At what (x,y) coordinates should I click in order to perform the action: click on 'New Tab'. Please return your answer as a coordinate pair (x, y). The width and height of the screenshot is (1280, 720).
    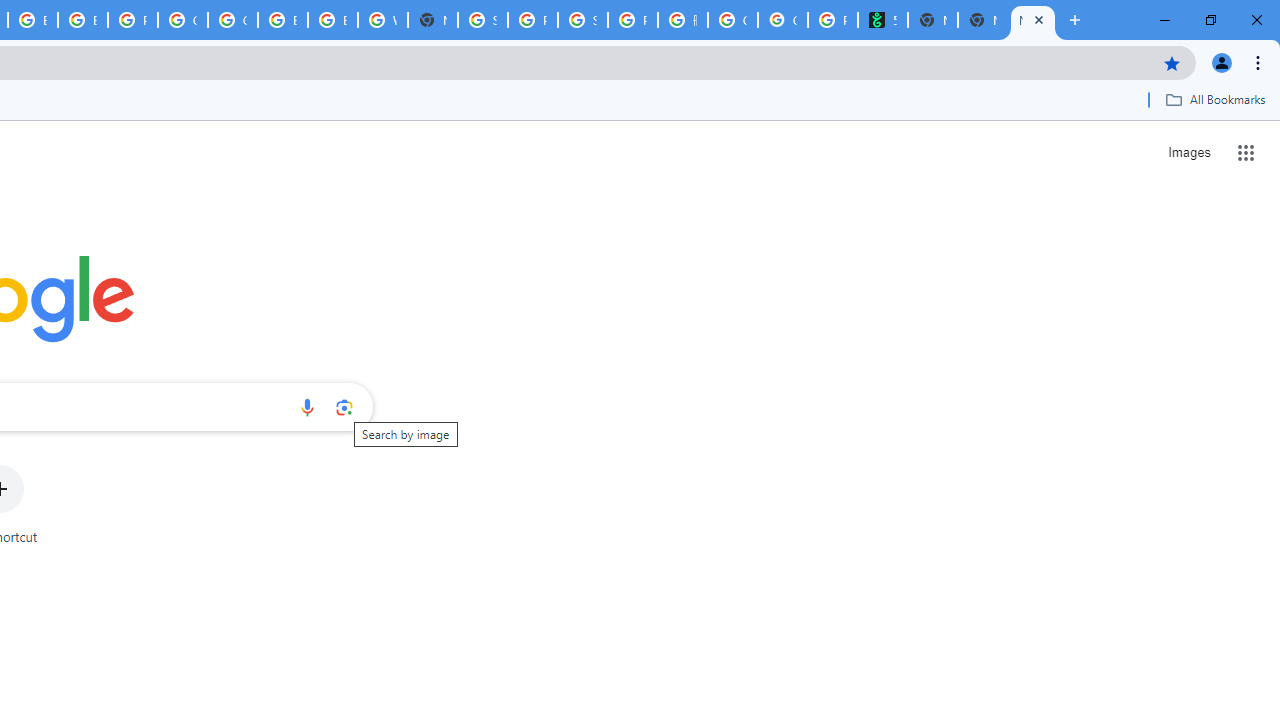
    Looking at the image, I should click on (983, 20).